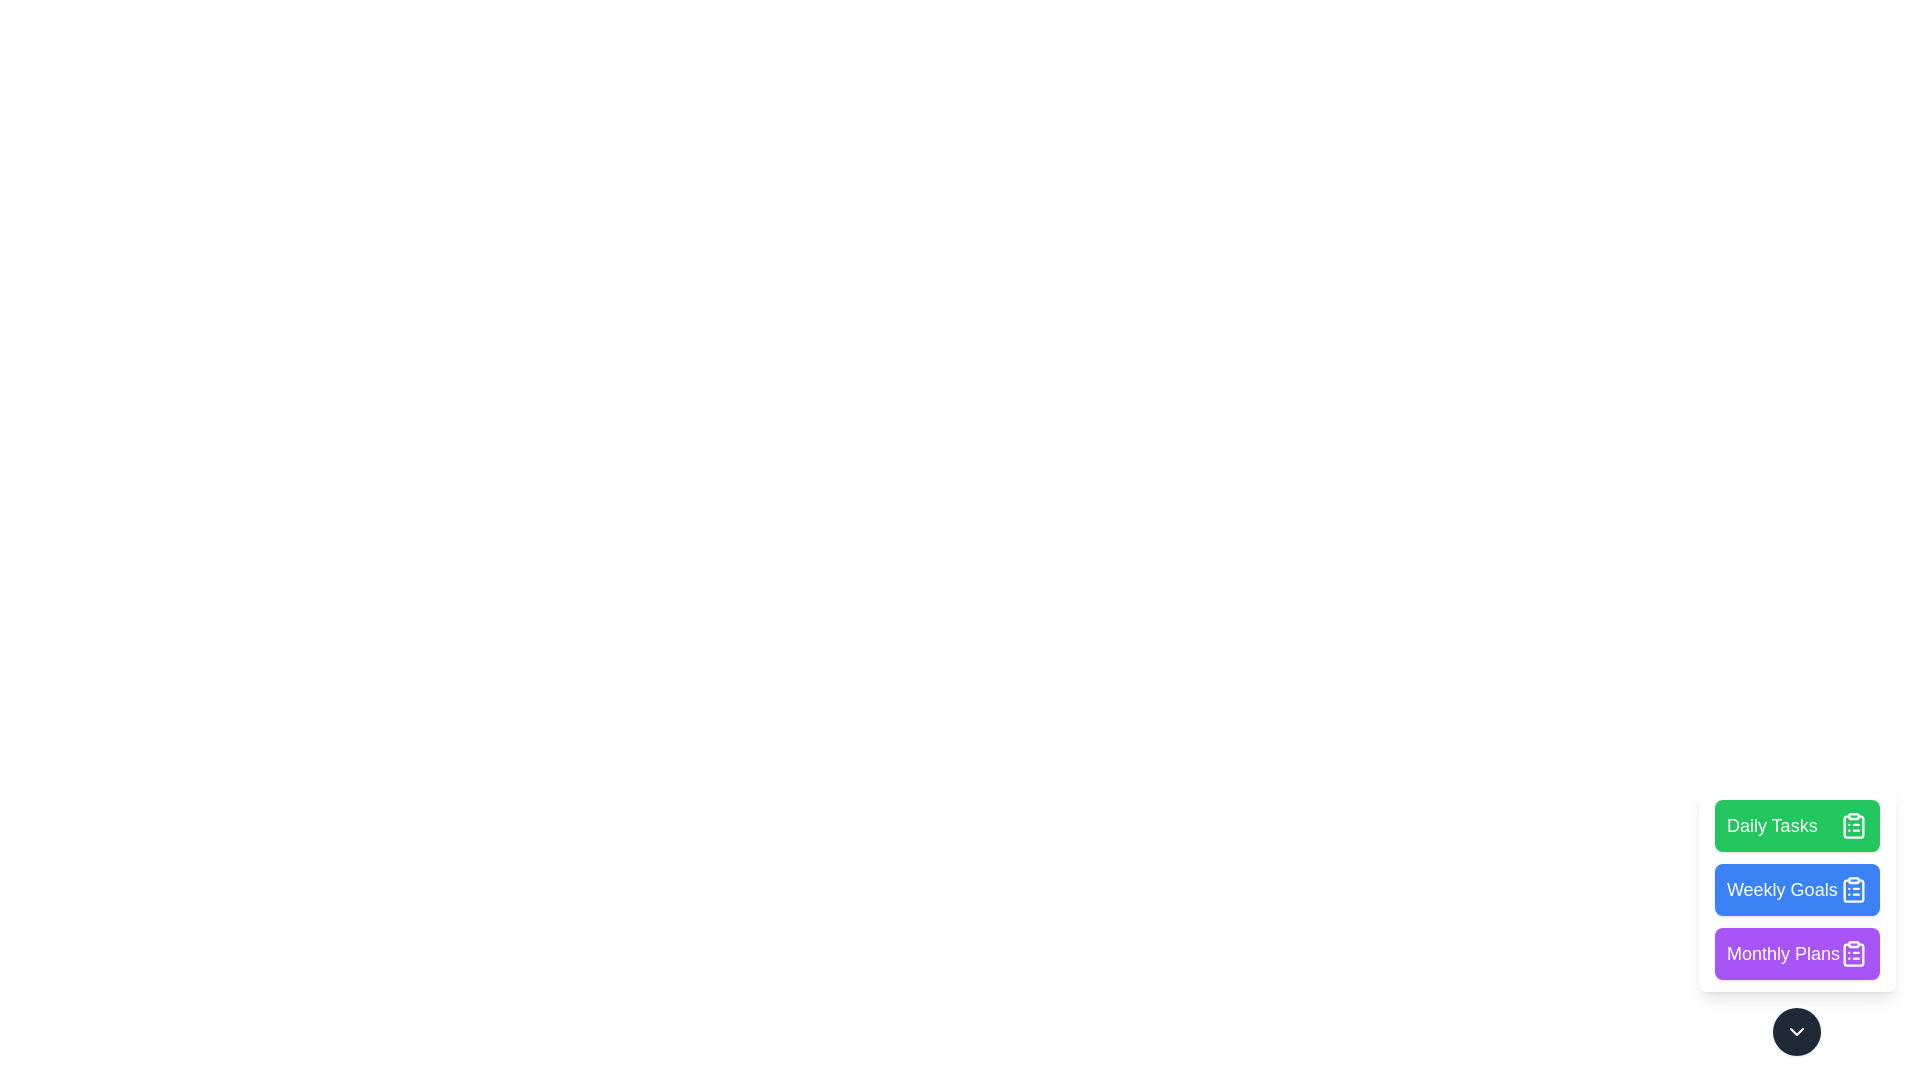 The height and width of the screenshot is (1080, 1920). What do you see at coordinates (1797, 889) in the screenshot?
I see `the 'Weekly Goals' button in the SpeedDialInteractiveMenu` at bounding box center [1797, 889].